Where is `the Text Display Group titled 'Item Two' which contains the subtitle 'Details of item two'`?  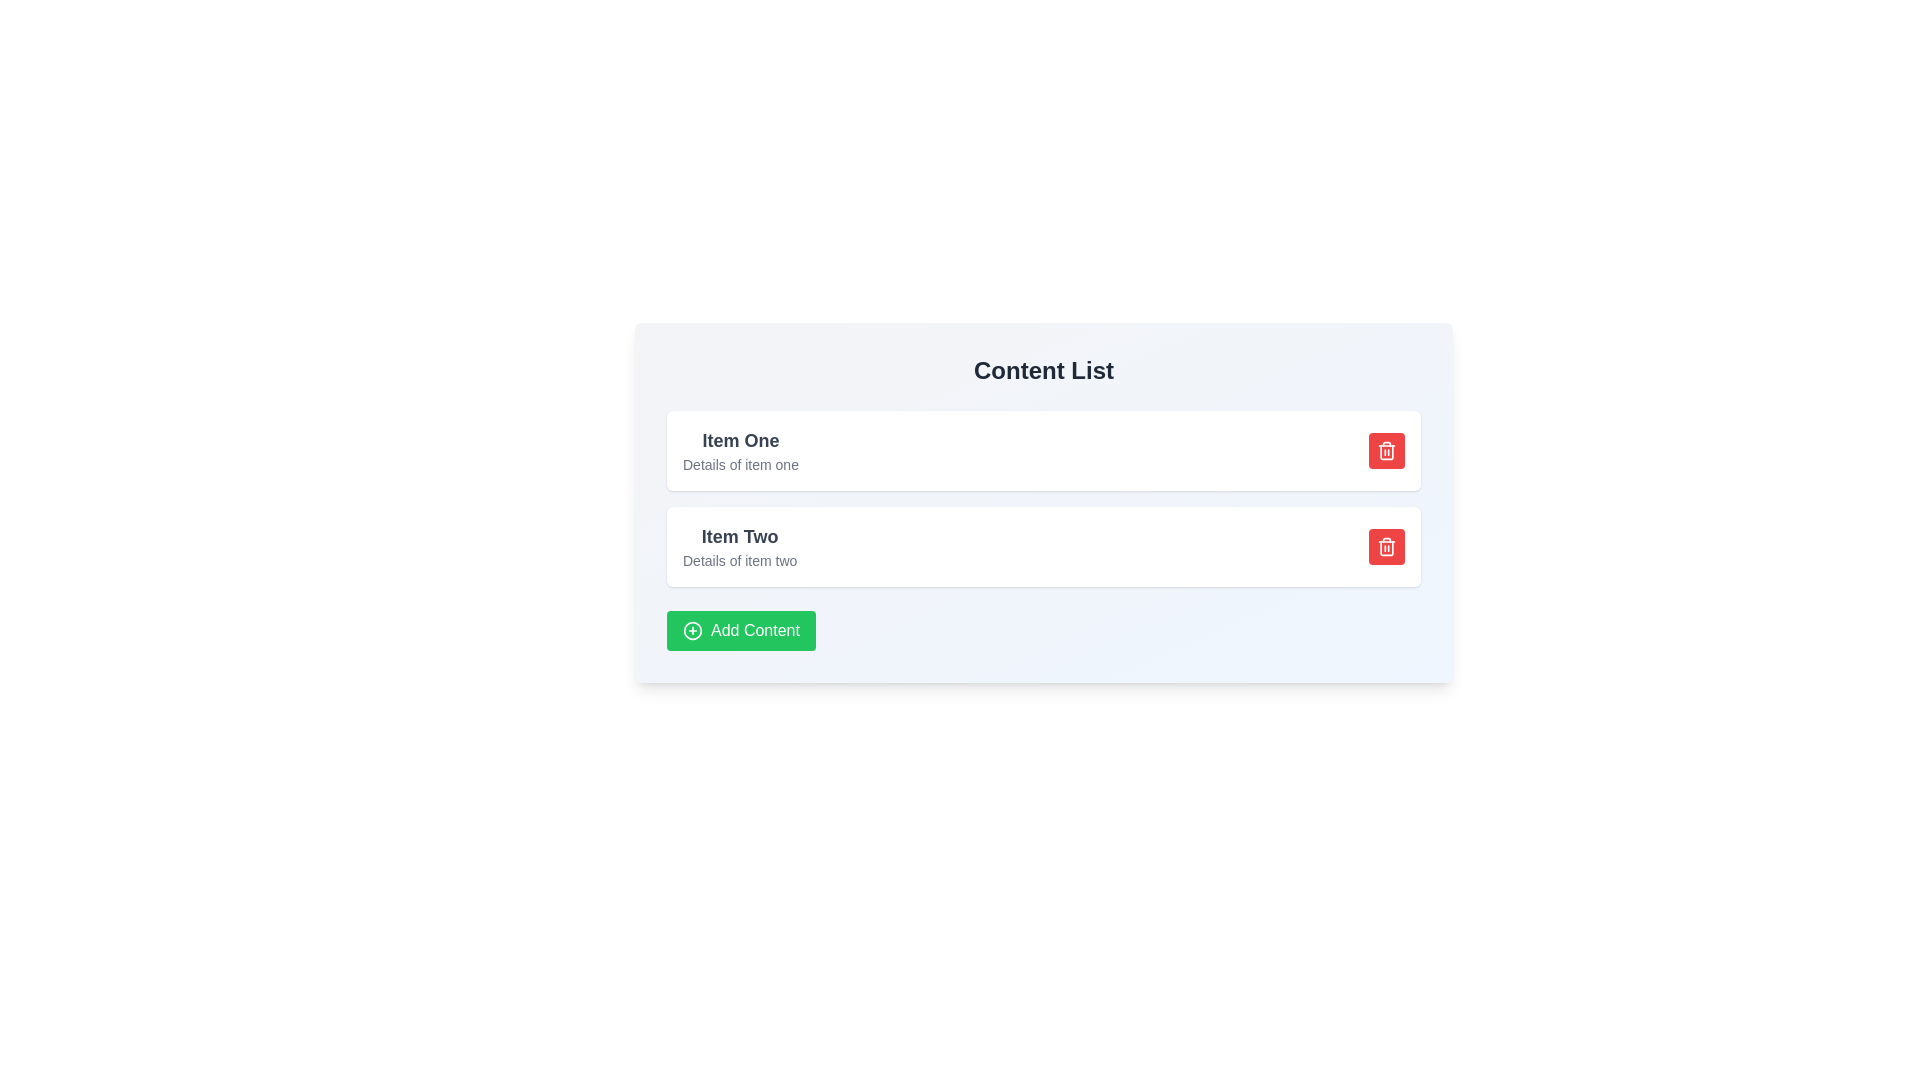
the Text Display Group titled 'Item Two' which contains the subtitle 'Details of item two' is located at coordinates (739, 547).